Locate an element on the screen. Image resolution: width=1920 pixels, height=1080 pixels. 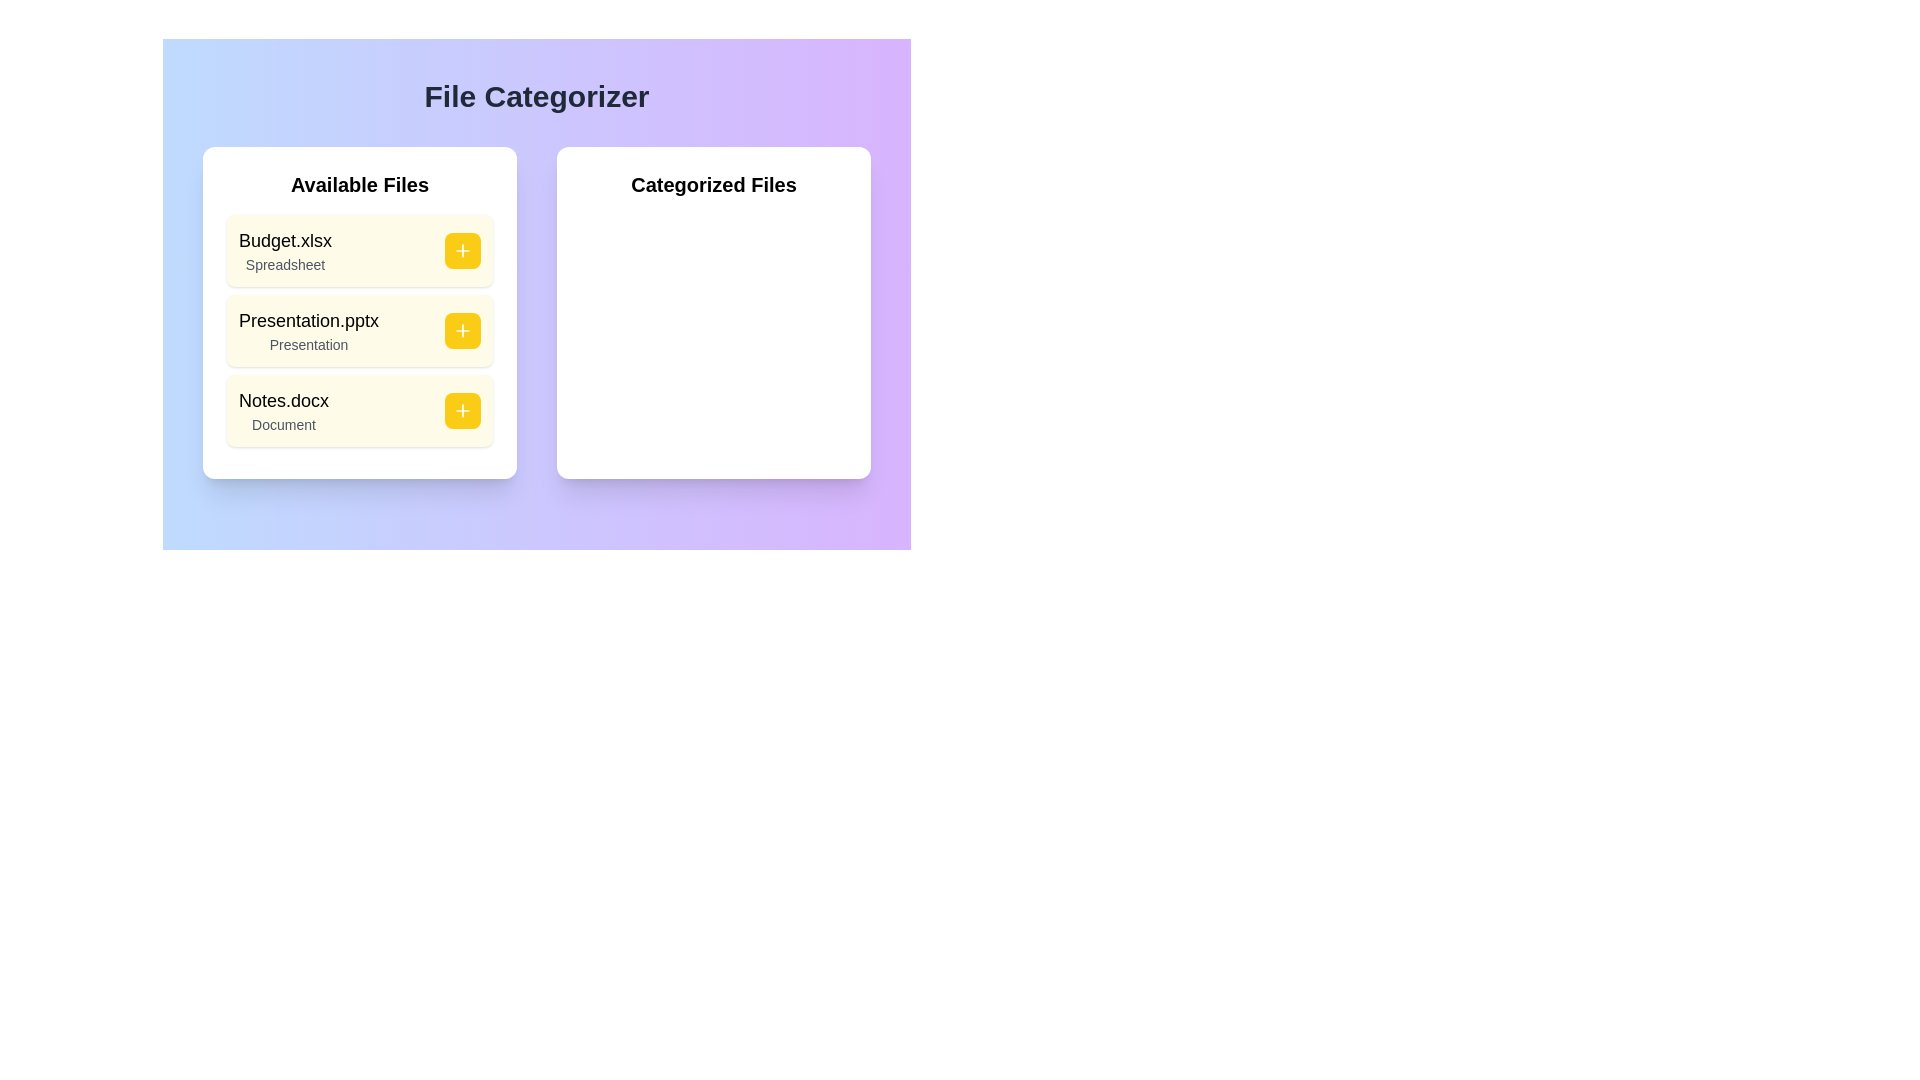
the interactive rectangular button with a bright yellow background and a plus symbol, located to the far right of 'Presentation.pptx' in the 'Available Files' grouping is located at coordinates (461, 330).